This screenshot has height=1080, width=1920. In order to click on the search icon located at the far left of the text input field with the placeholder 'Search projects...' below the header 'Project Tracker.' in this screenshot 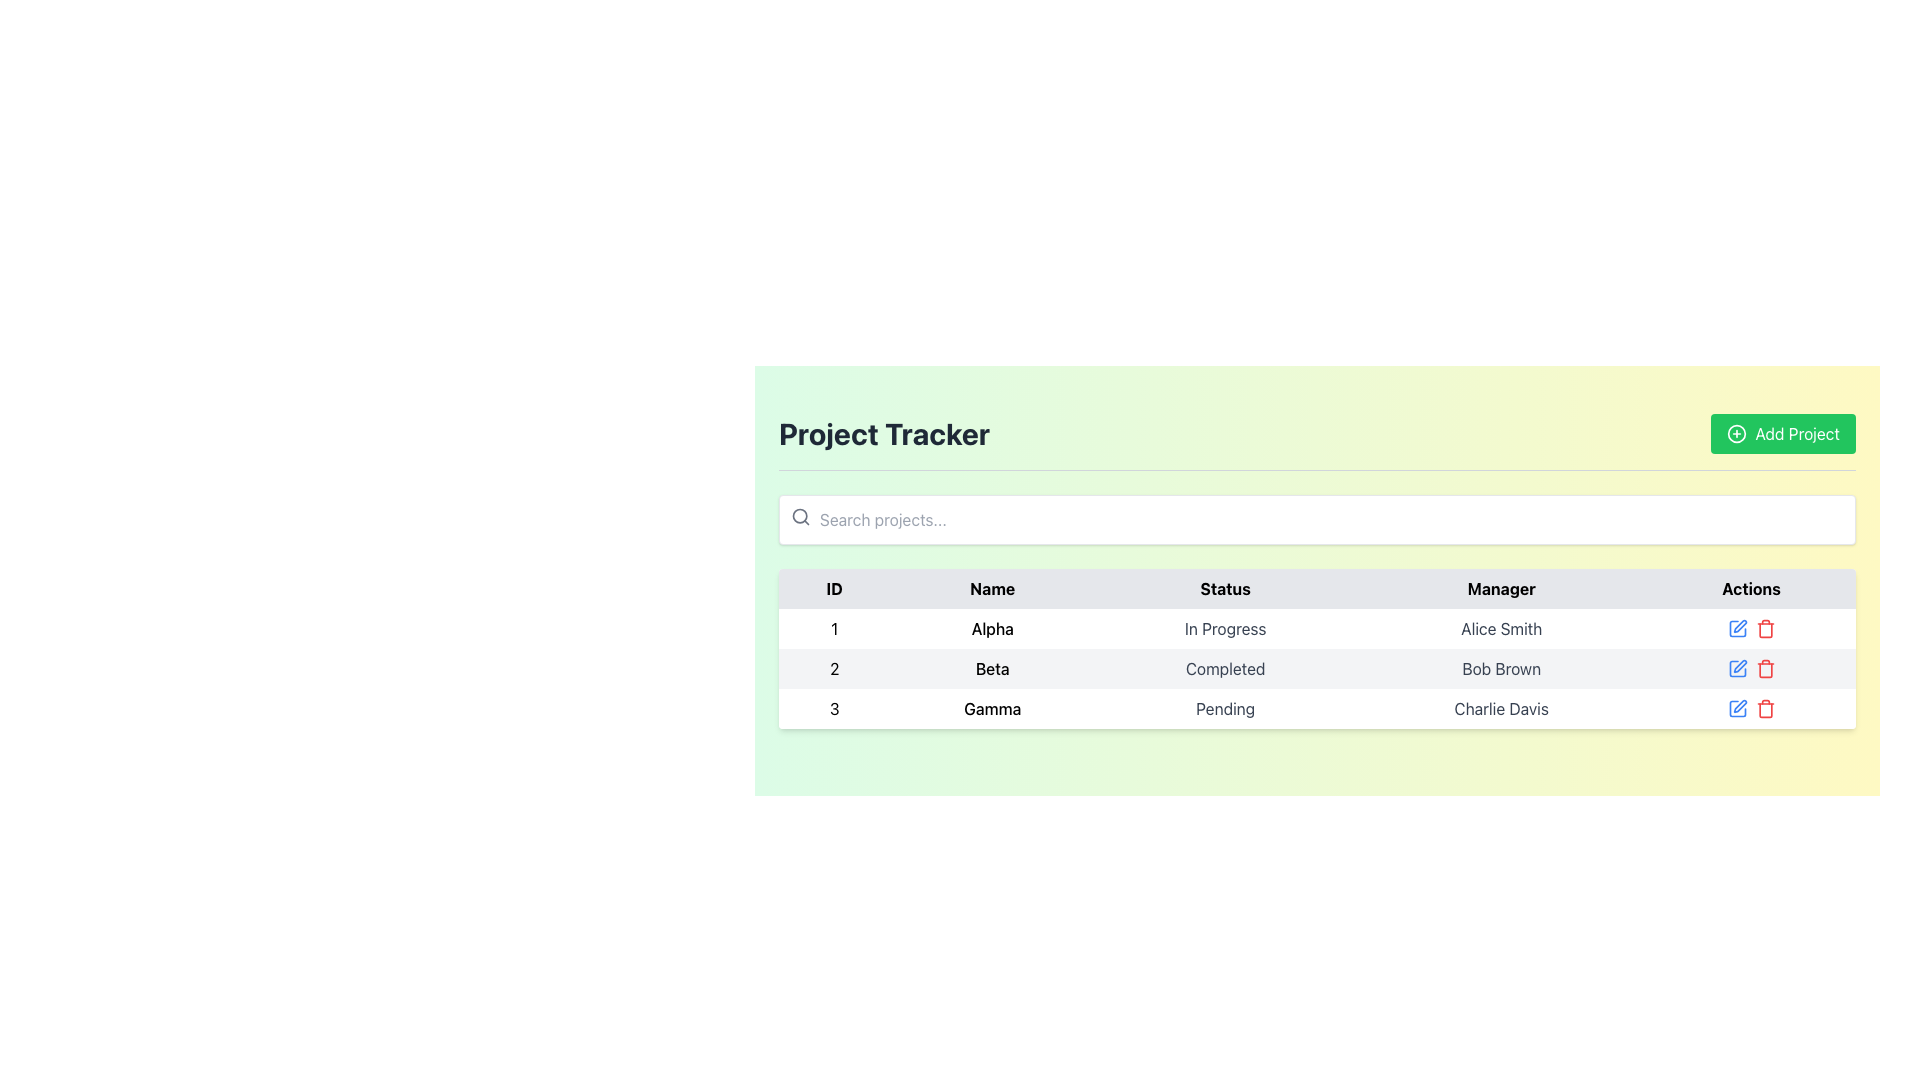, I will do `click(801, 515)`.